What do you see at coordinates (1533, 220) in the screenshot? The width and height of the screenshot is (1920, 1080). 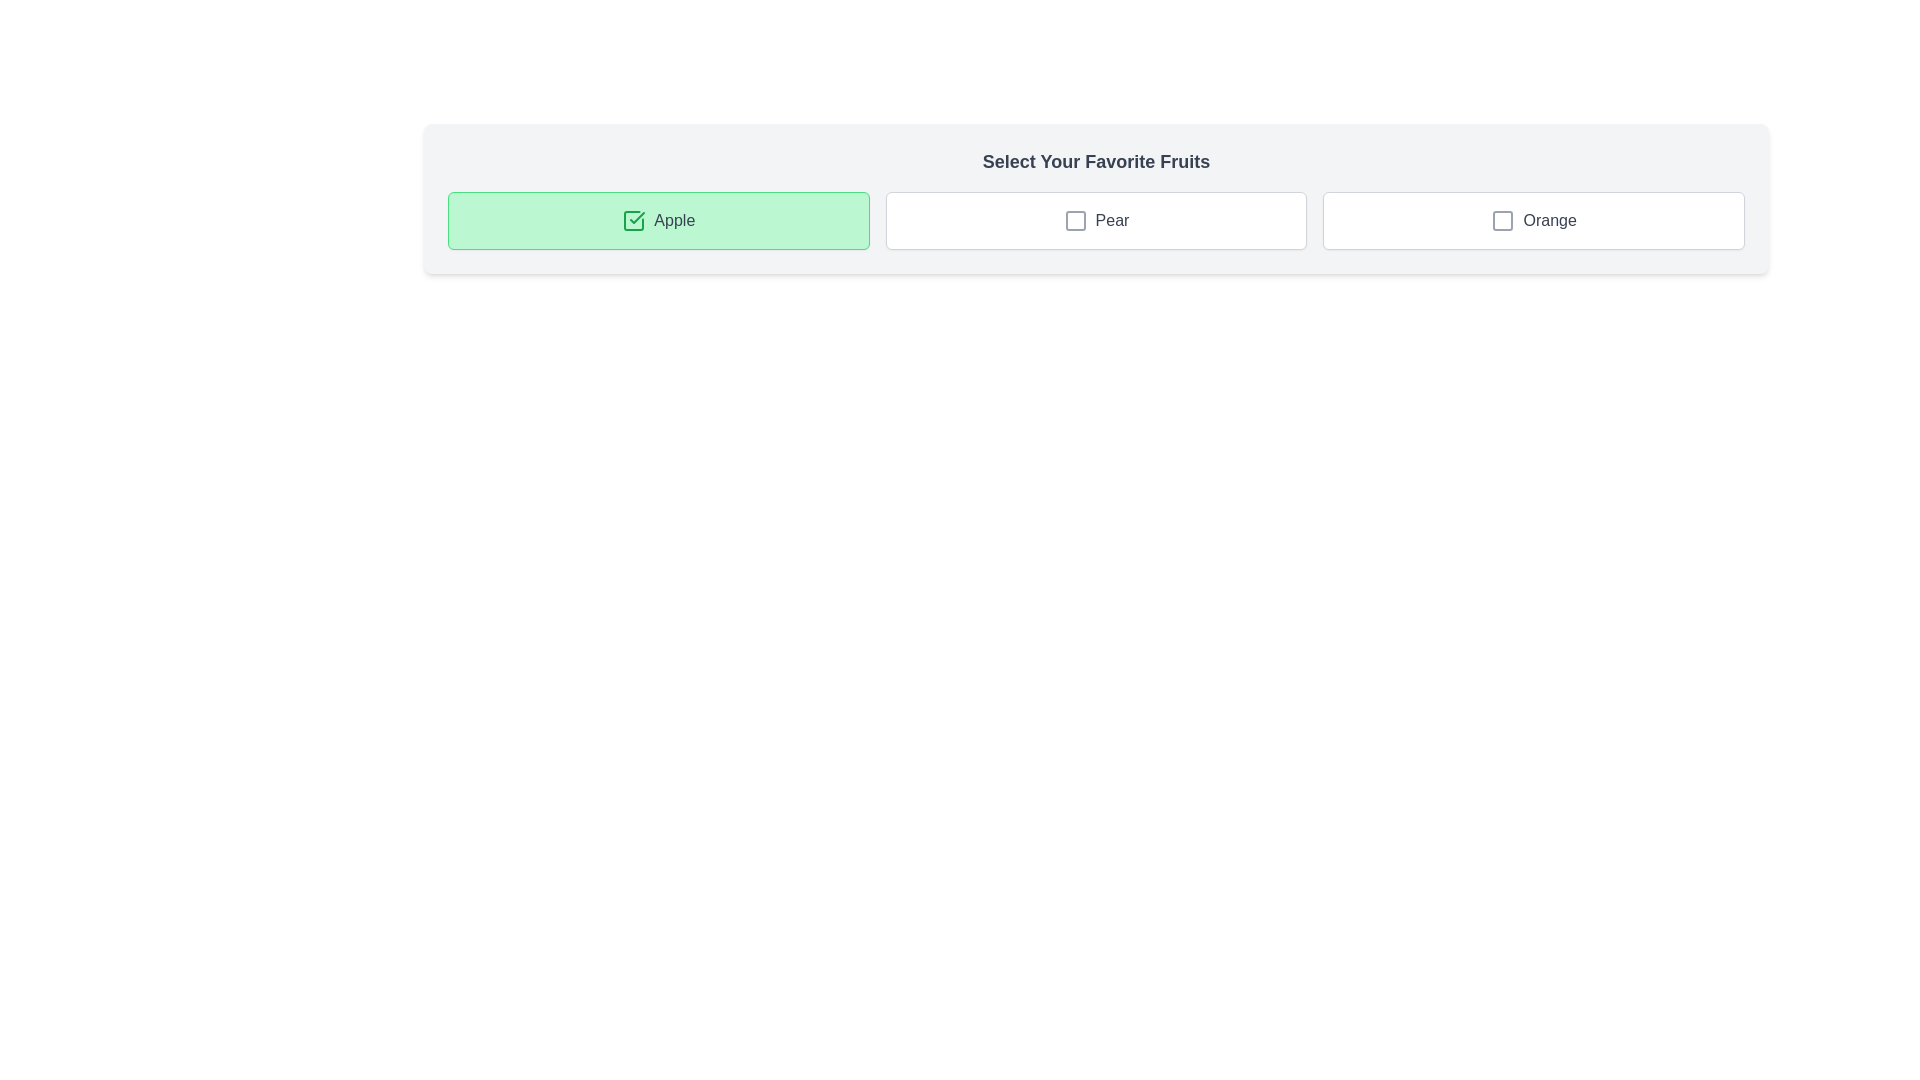 I see `the unselected checkbox labeled 'Orange' located at the far right of the row of three similar sections` at bounding box center [1533, 220].